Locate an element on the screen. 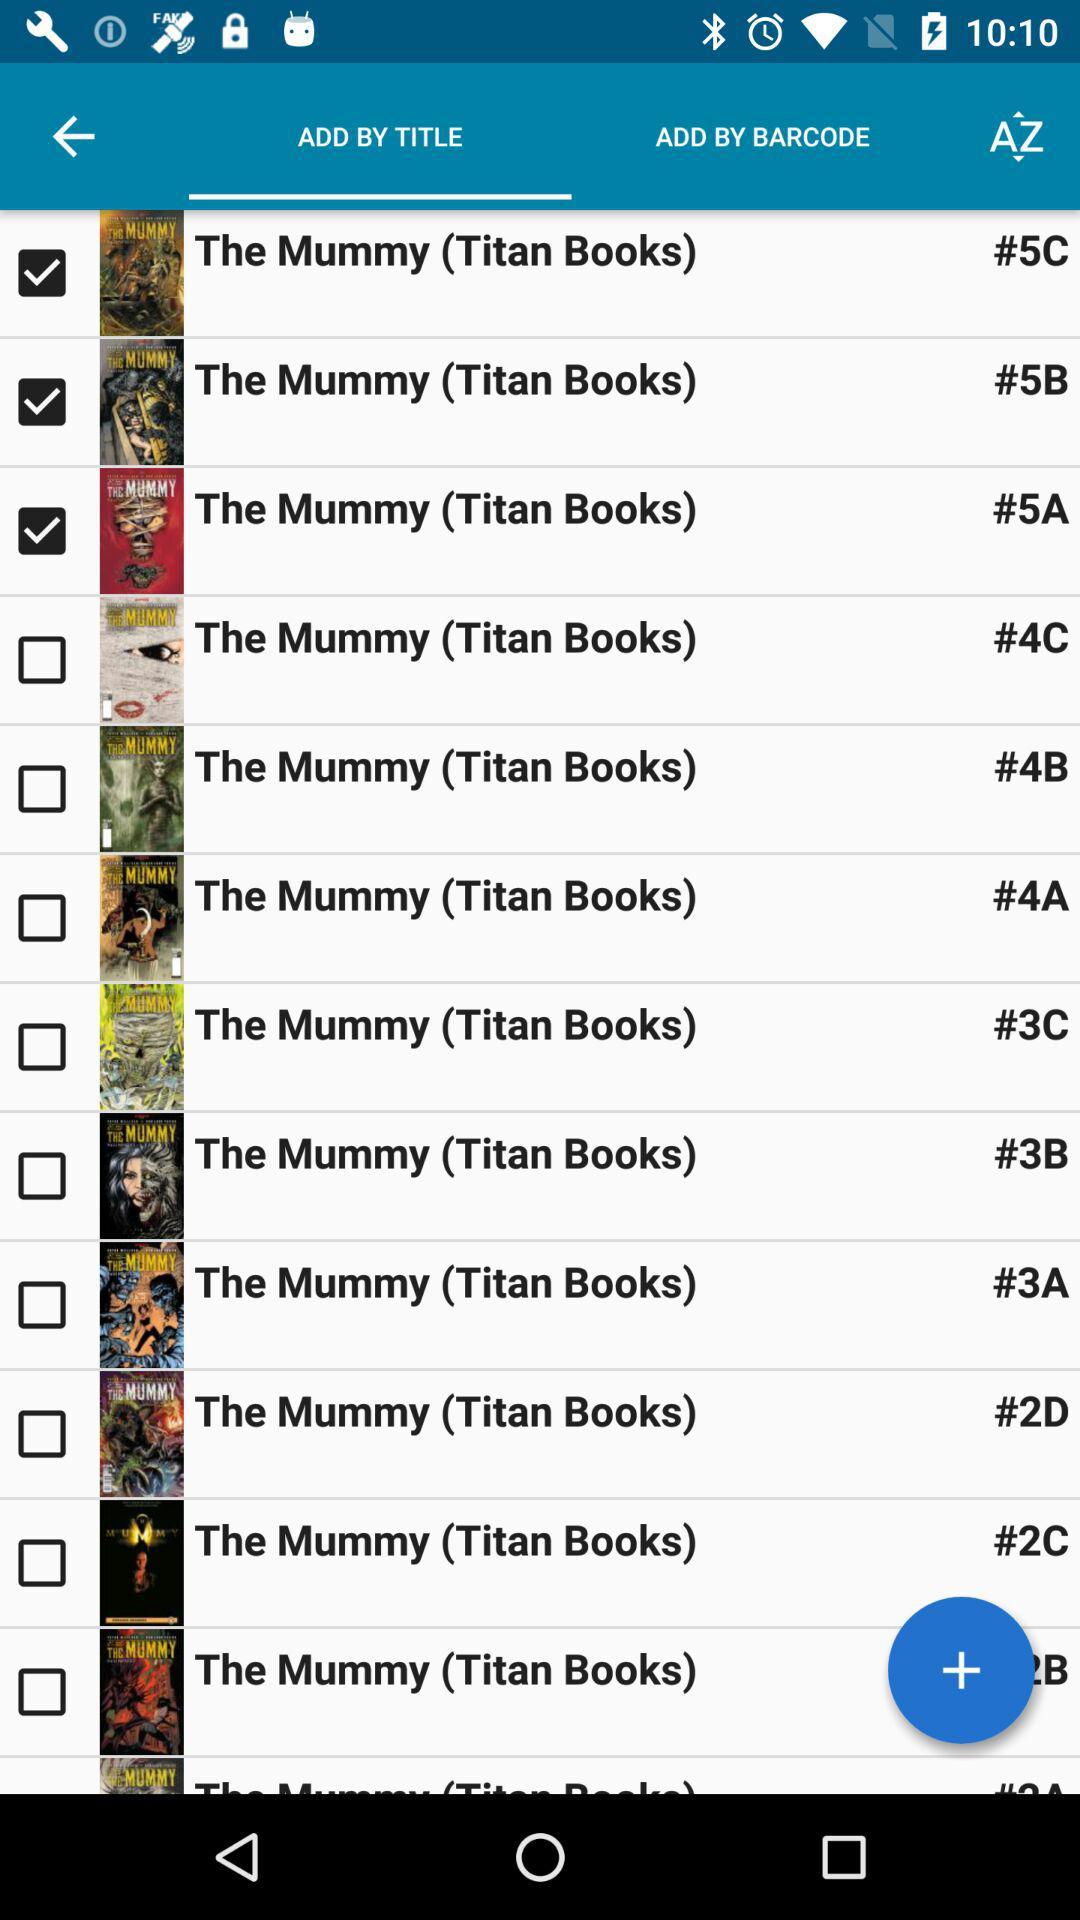  button is located at coordinates (48, 1176).